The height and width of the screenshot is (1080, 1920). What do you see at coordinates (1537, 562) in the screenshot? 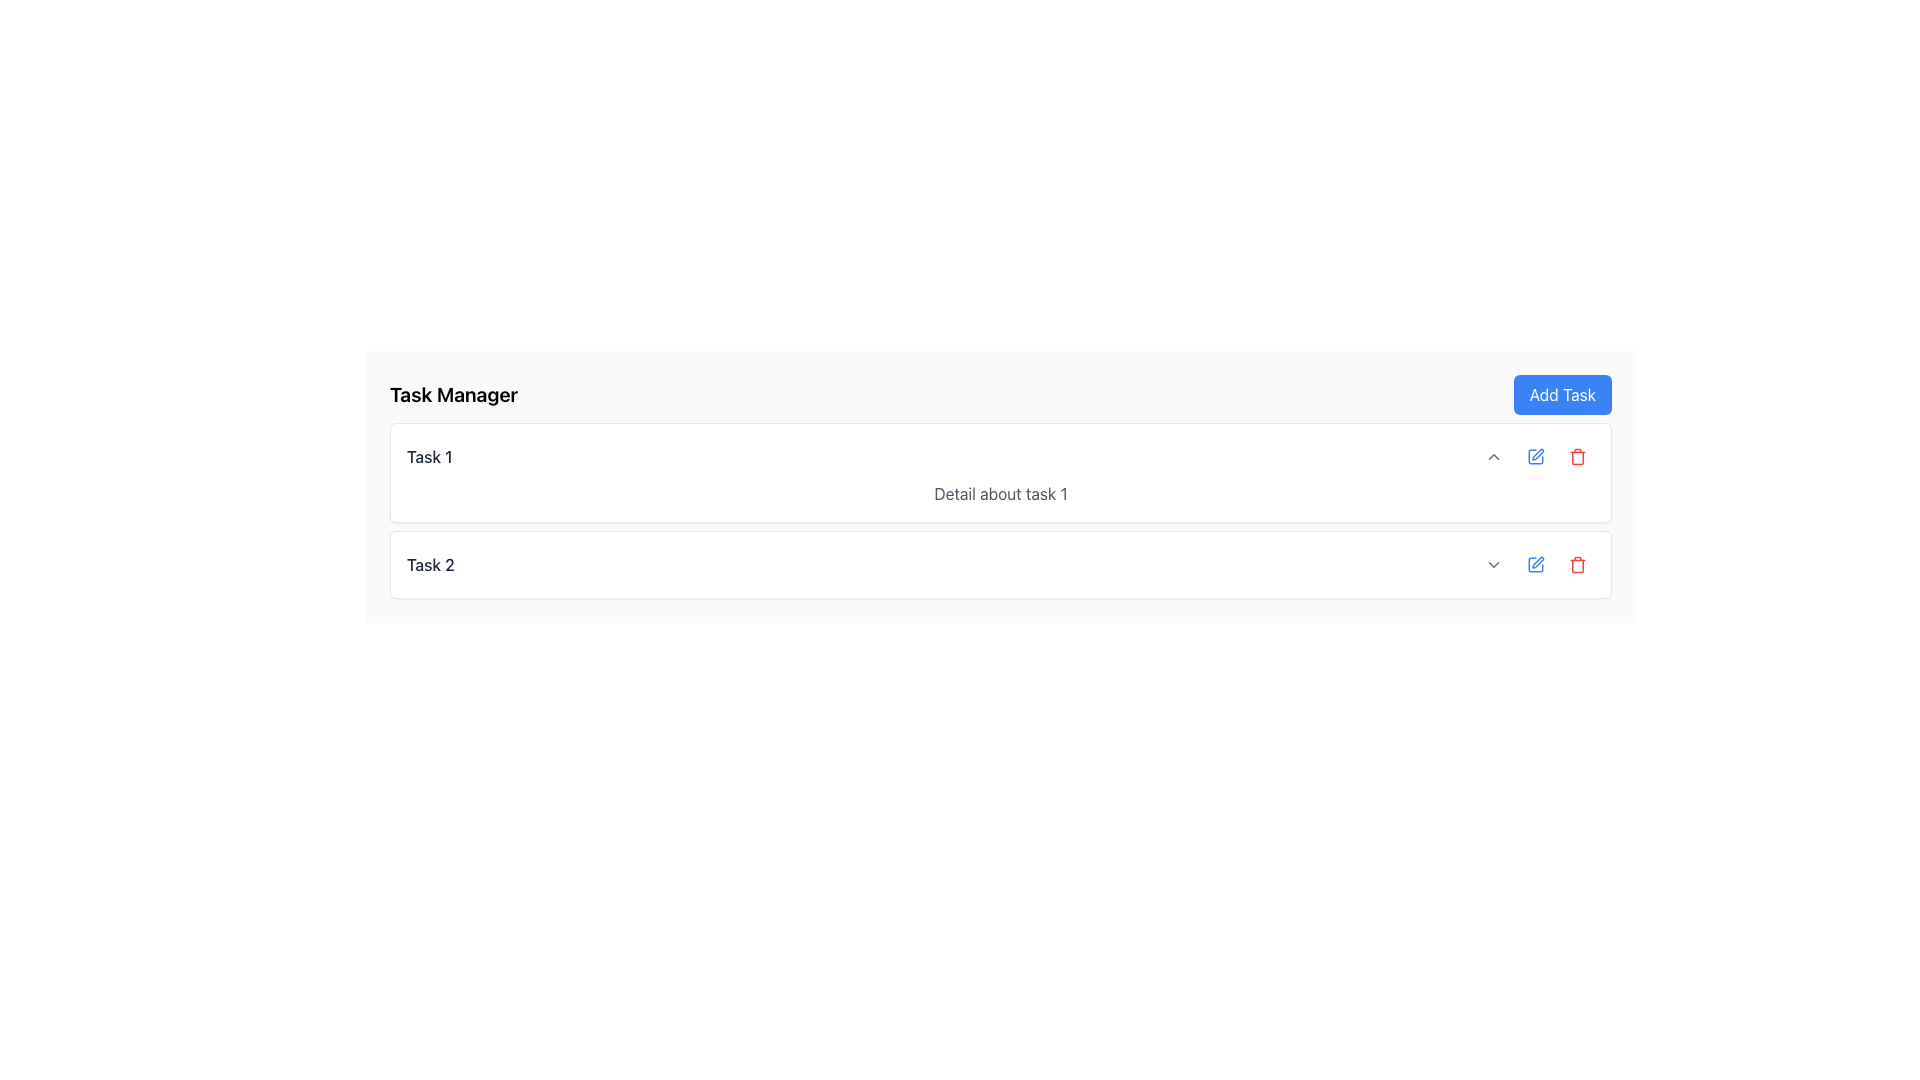
I see `the 'Edit' button located in the action section of the second task in the task list` at bounding box center [1537, 562].